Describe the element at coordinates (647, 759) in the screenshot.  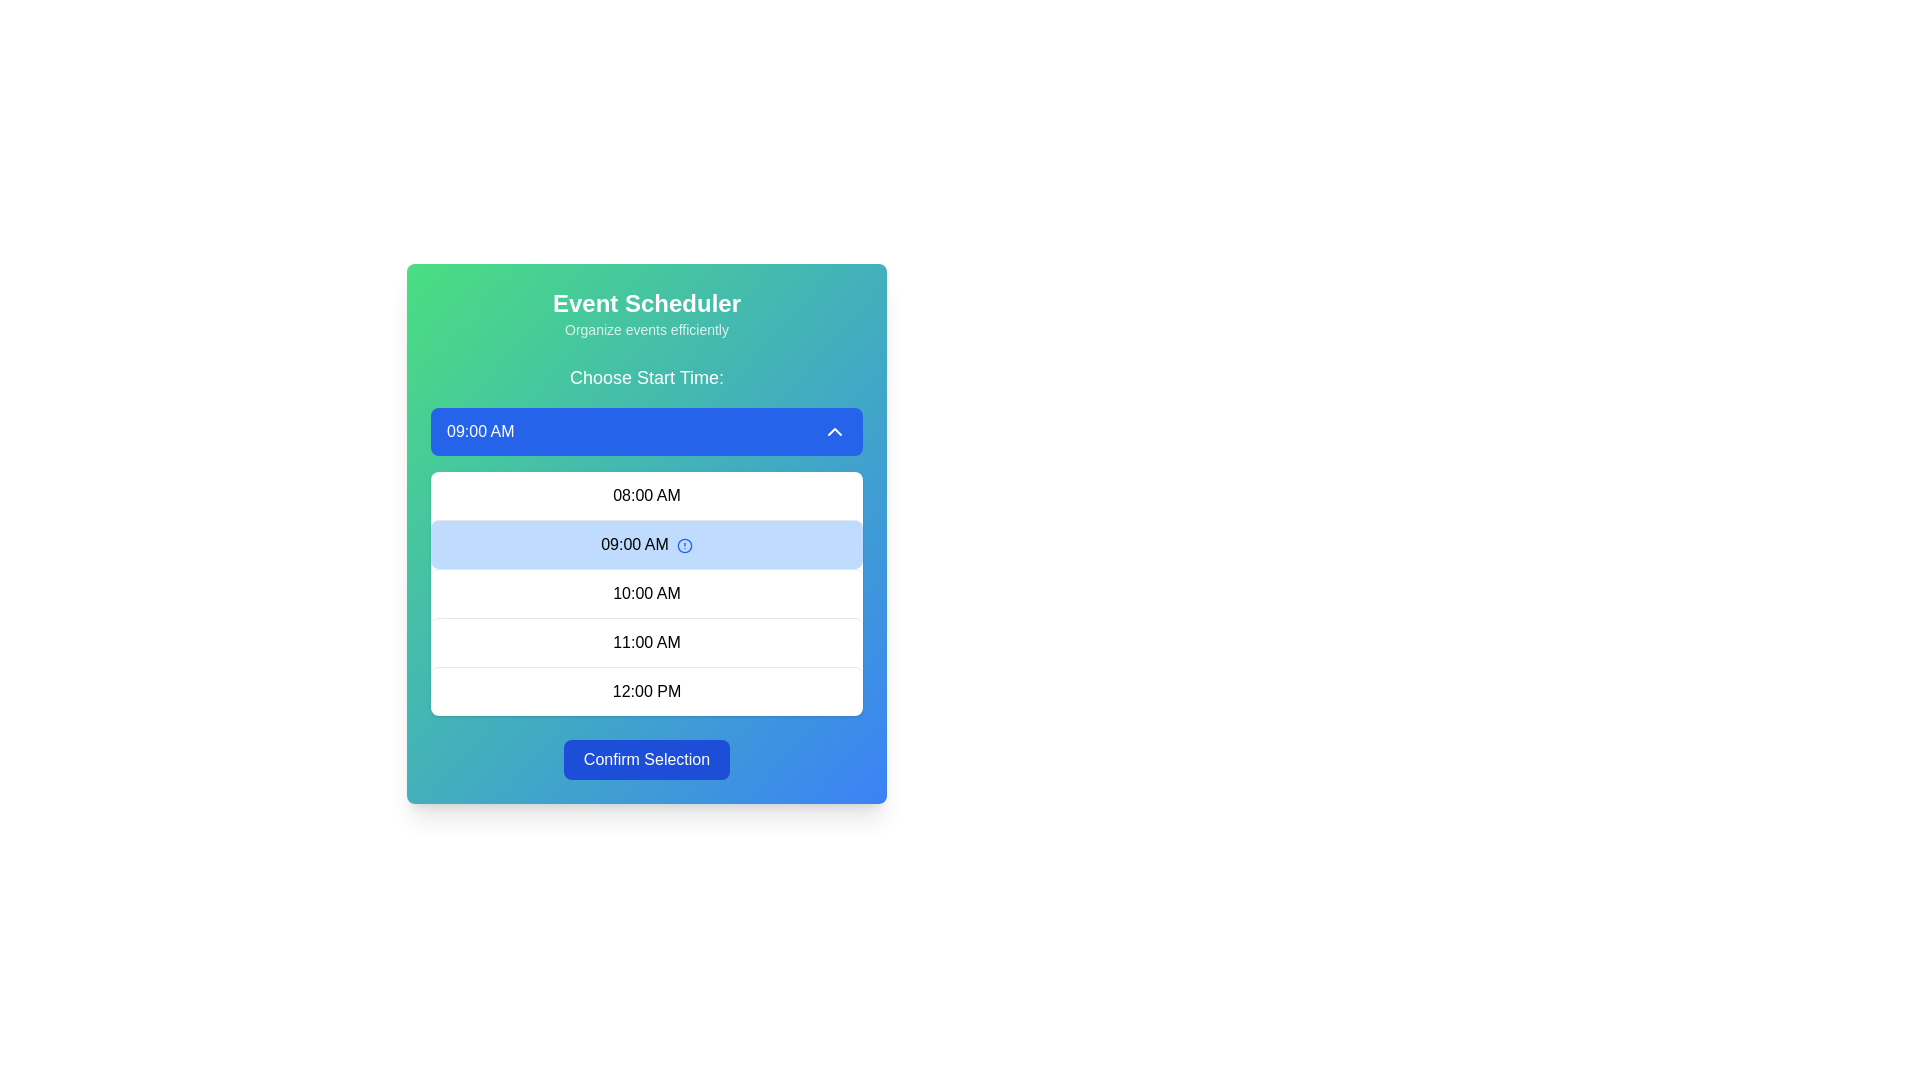
I see `the confirm button in the scheduling interface` at that location.